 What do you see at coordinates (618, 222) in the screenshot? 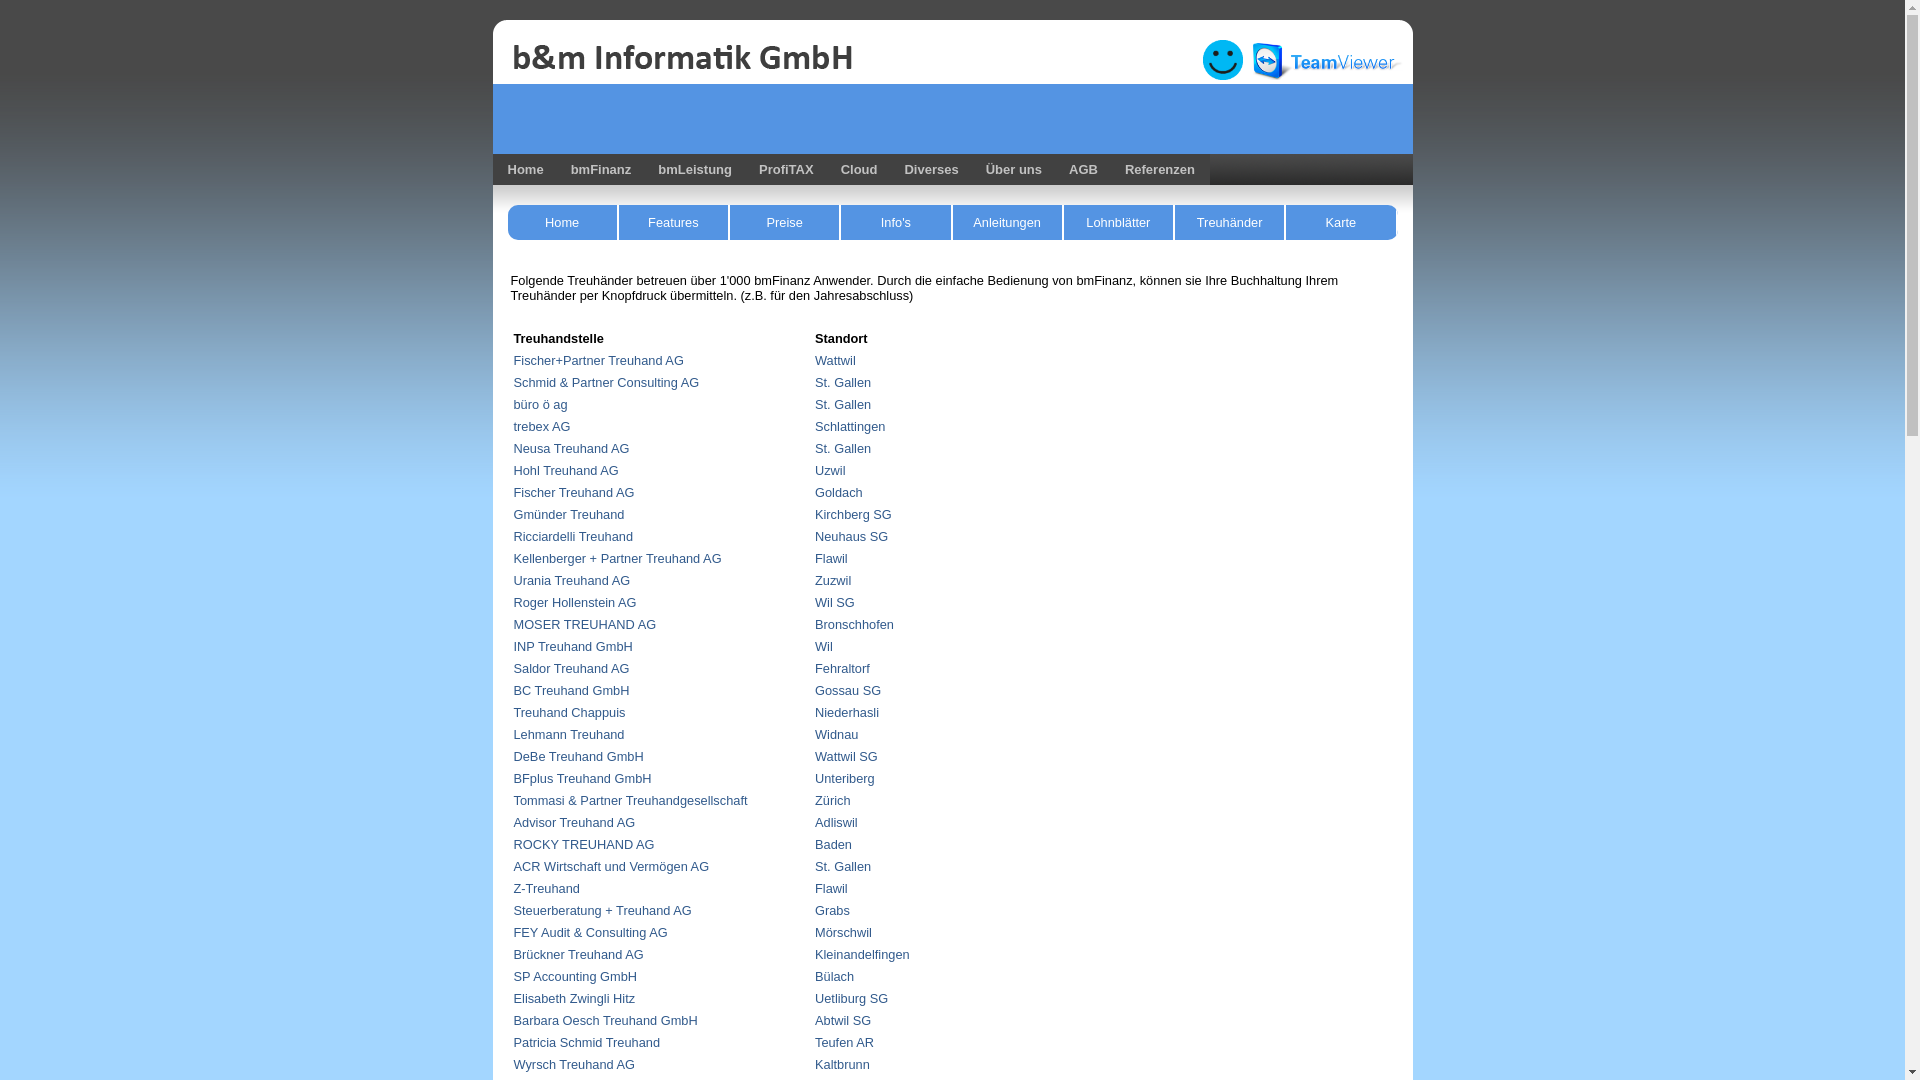
I see `'Features'` at bounding box center [618, 222].